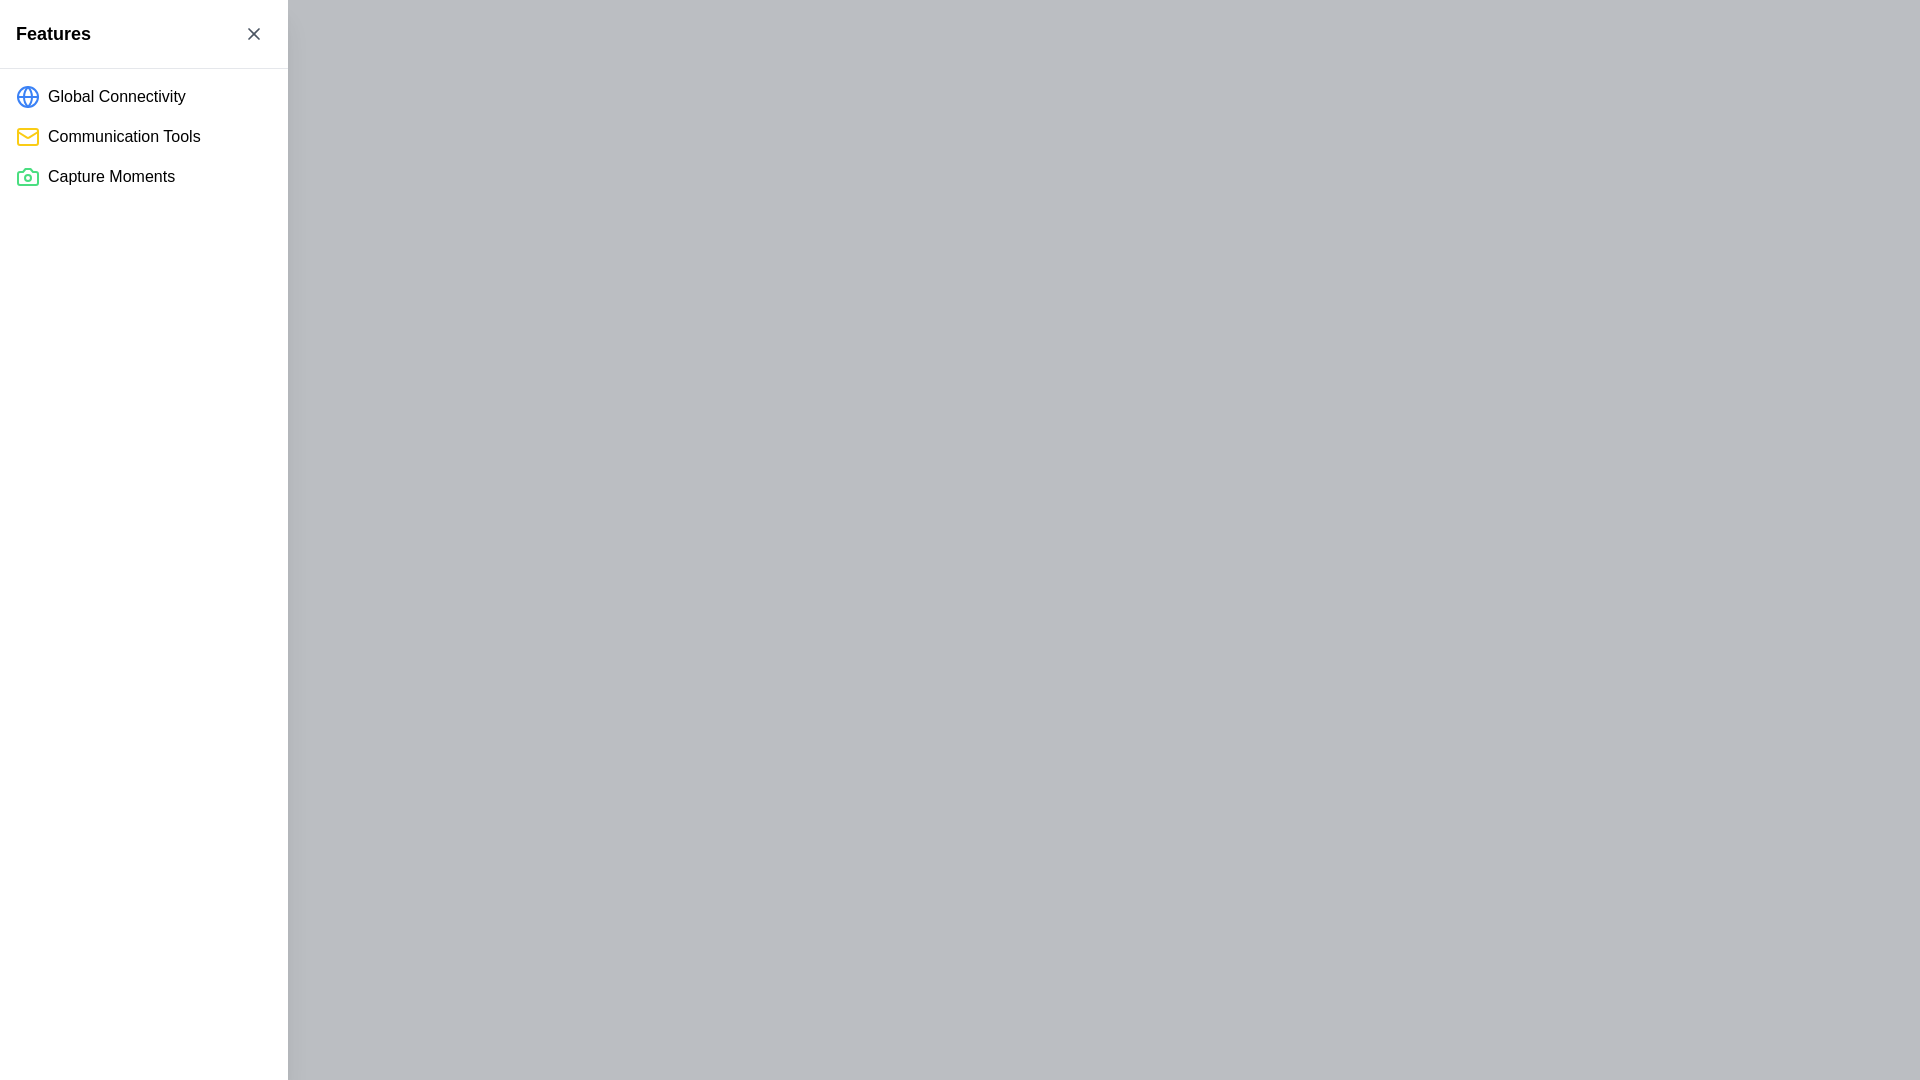 This screenshot has height=1080, width=1920. Describe the element at coordinates (123, 136) in the screenshot. I see `the 'Communication Tools' text label, which is styled in medium weight sans-serif font and is located in the sidebar menu, below 'Global Connectivity' and above 'Capture Moments'` at that location.